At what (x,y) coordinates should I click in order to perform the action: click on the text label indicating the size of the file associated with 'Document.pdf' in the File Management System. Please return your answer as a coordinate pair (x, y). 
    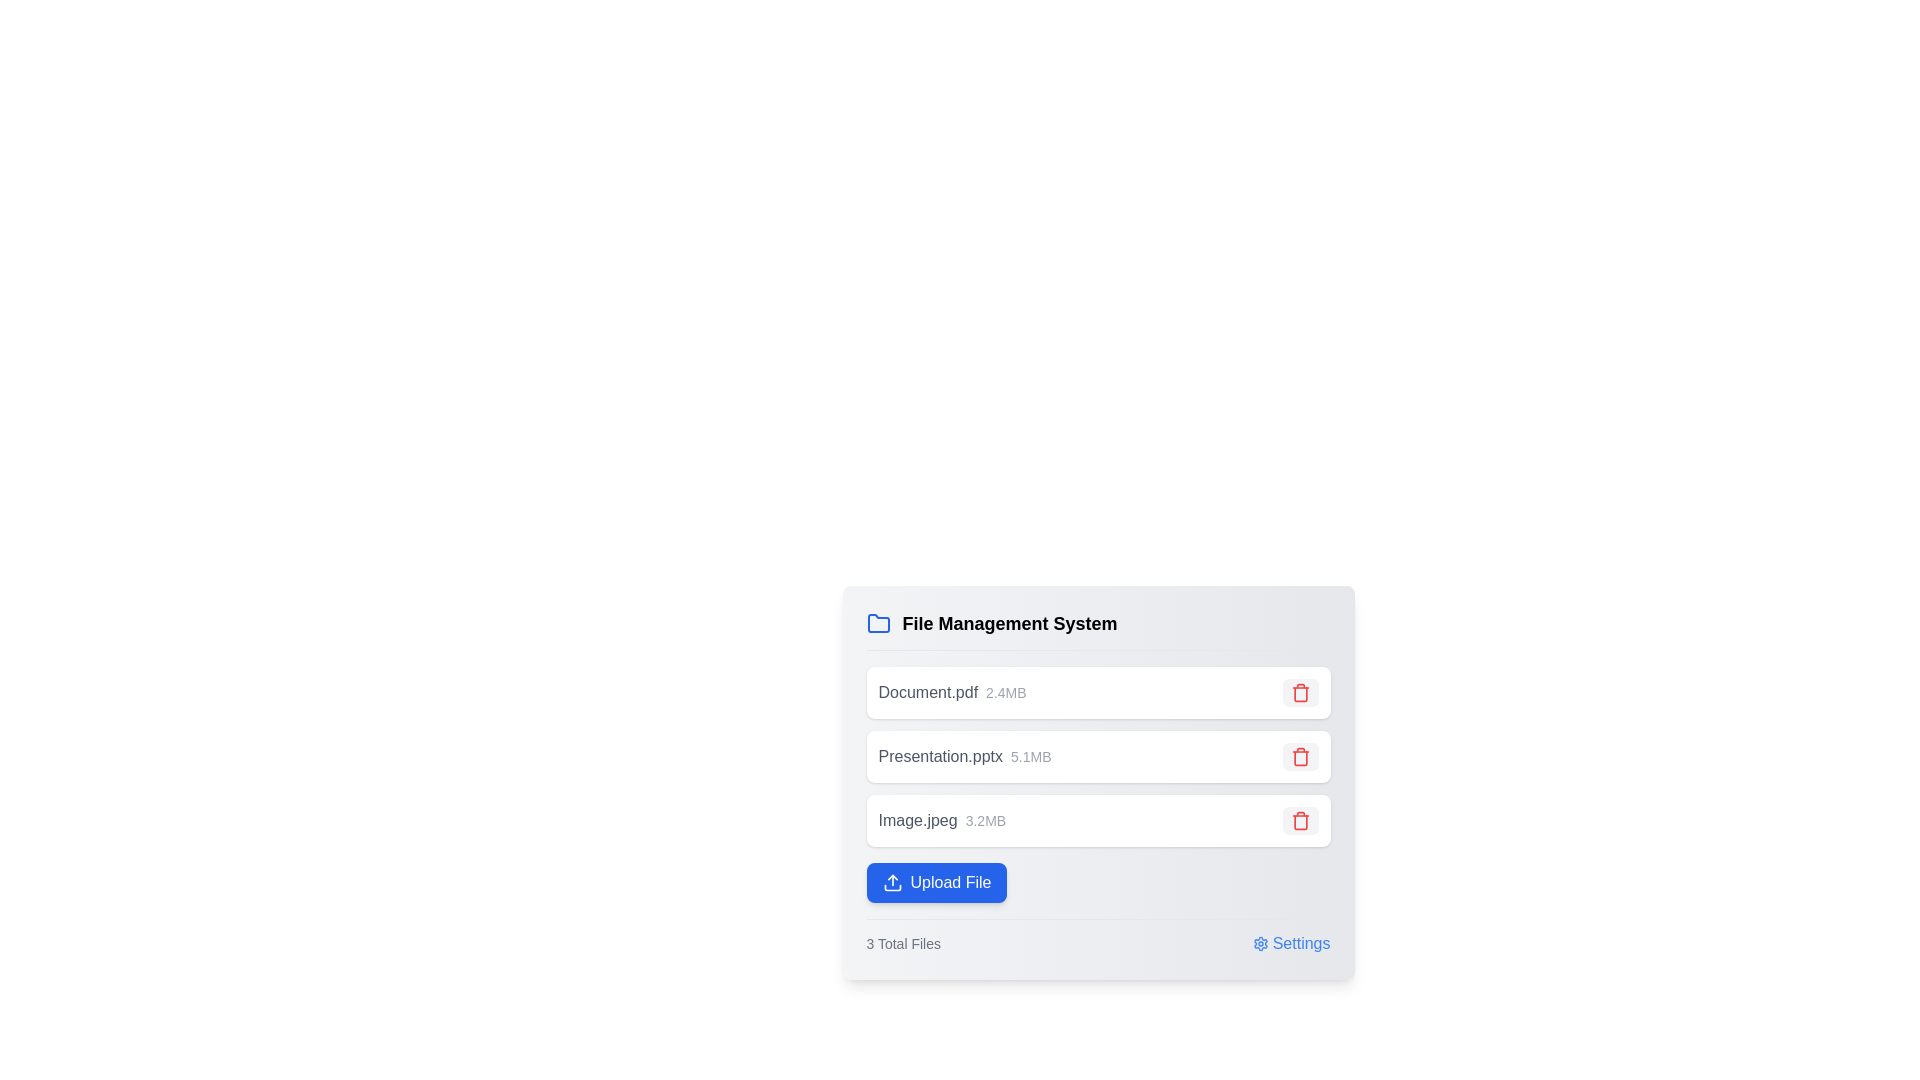
    Looking at the image, I should click on (1006, 692).